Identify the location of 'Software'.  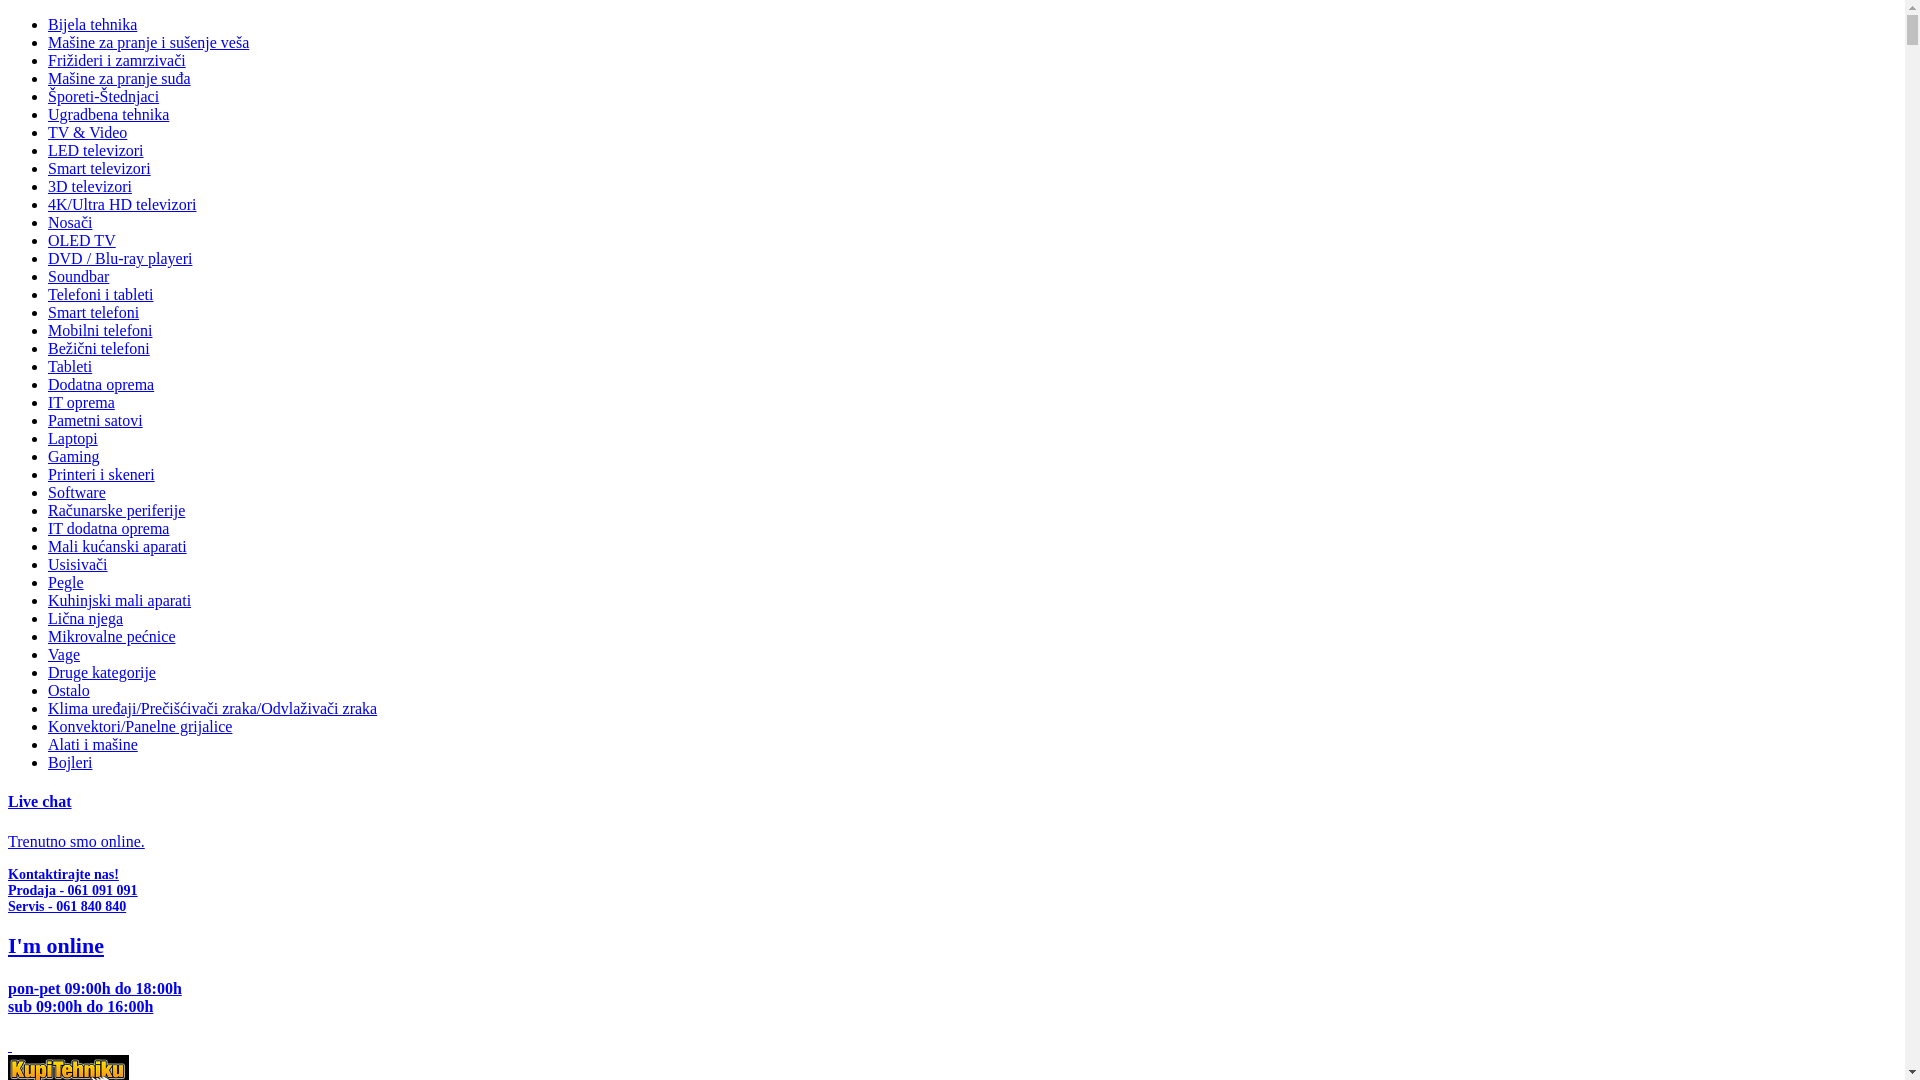
(76, 492).